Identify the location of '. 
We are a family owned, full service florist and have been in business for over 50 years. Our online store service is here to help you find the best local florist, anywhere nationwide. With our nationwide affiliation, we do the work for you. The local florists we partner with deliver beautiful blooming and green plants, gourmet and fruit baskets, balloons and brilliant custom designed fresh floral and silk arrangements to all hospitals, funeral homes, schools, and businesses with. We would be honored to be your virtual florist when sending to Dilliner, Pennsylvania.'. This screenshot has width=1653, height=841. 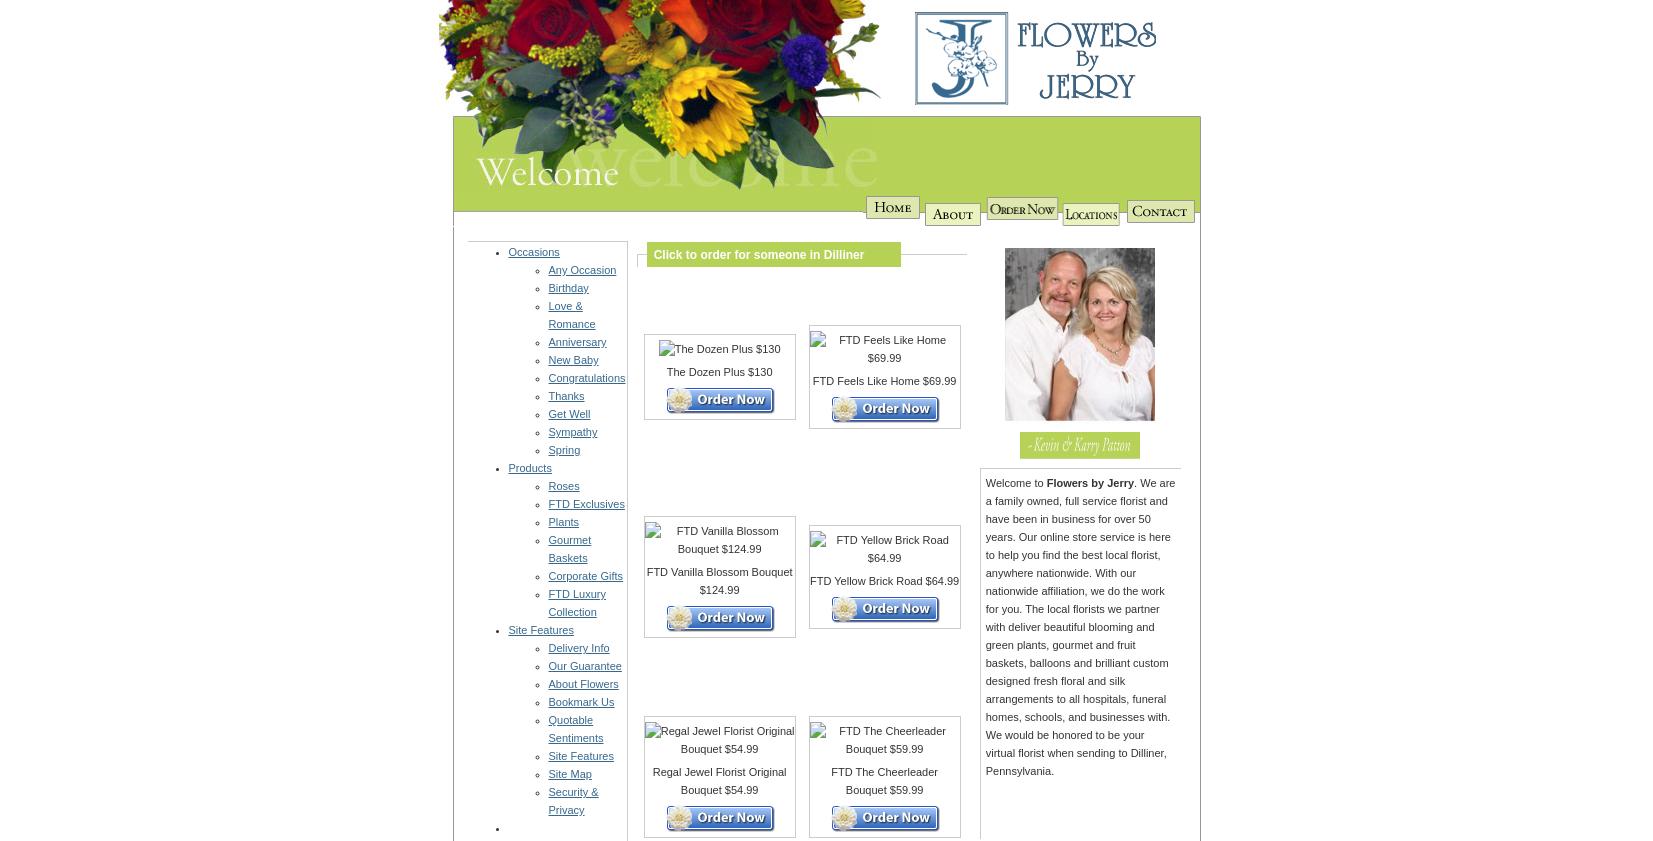
(1080, 626).